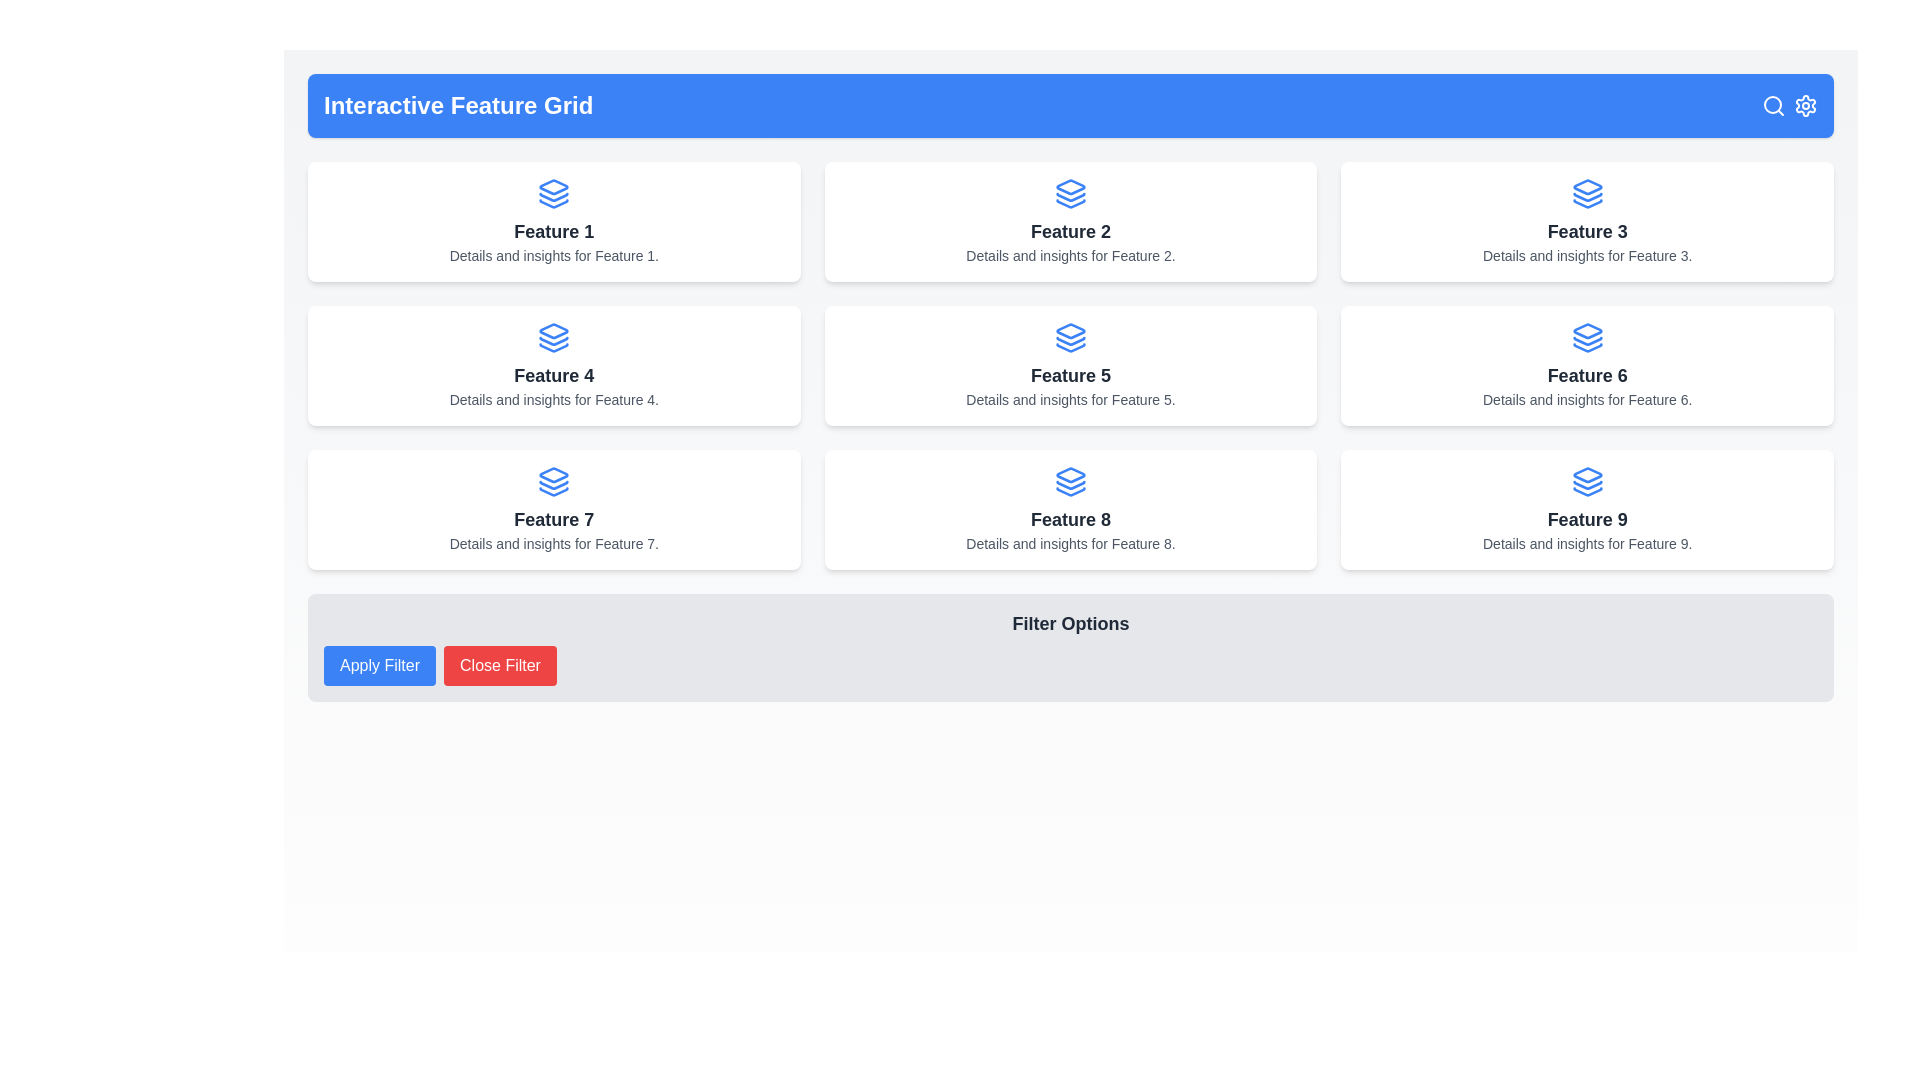 This screenshot has height=1080, width=1920. I want to click on the blue triangular icon representing Feature 8, located in the third column below the top section, so click(1069, 475).